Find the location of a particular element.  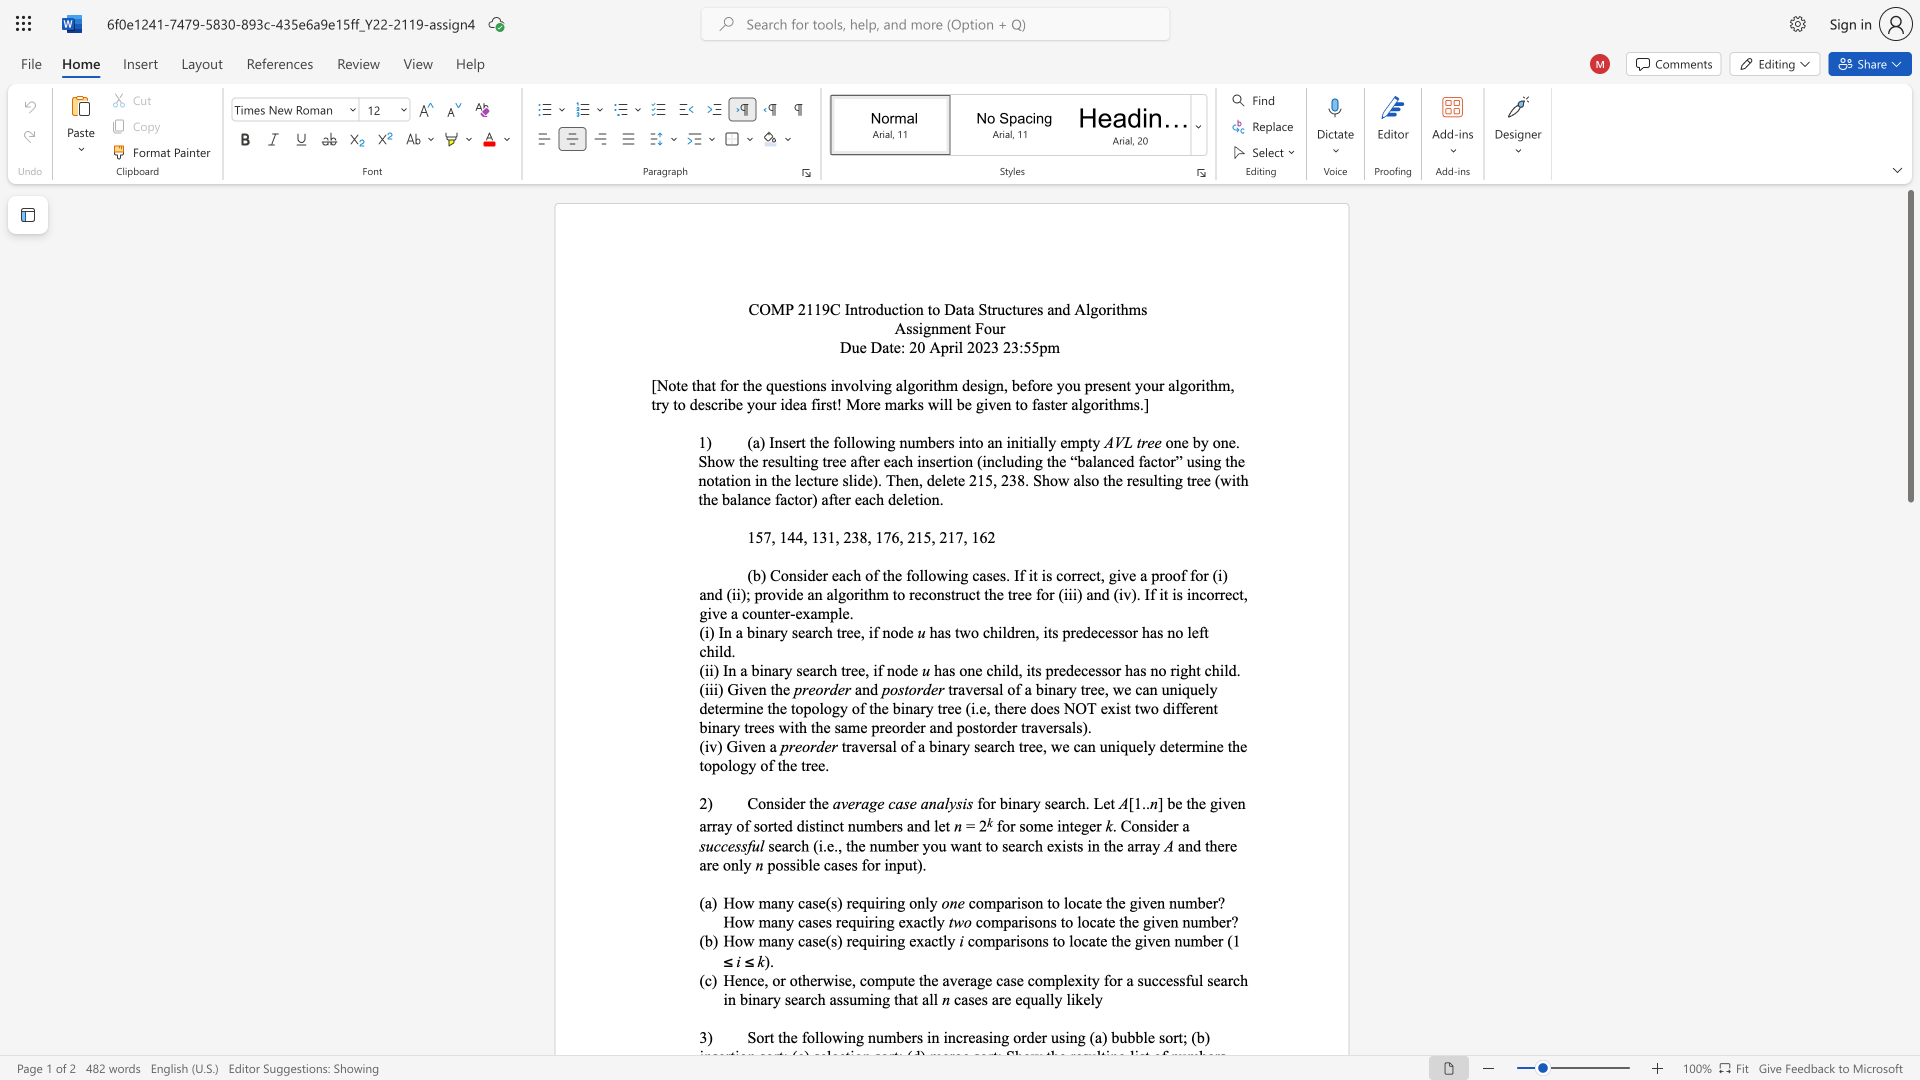

the 1th character "m" in the text is located at coordinates (944, 327).